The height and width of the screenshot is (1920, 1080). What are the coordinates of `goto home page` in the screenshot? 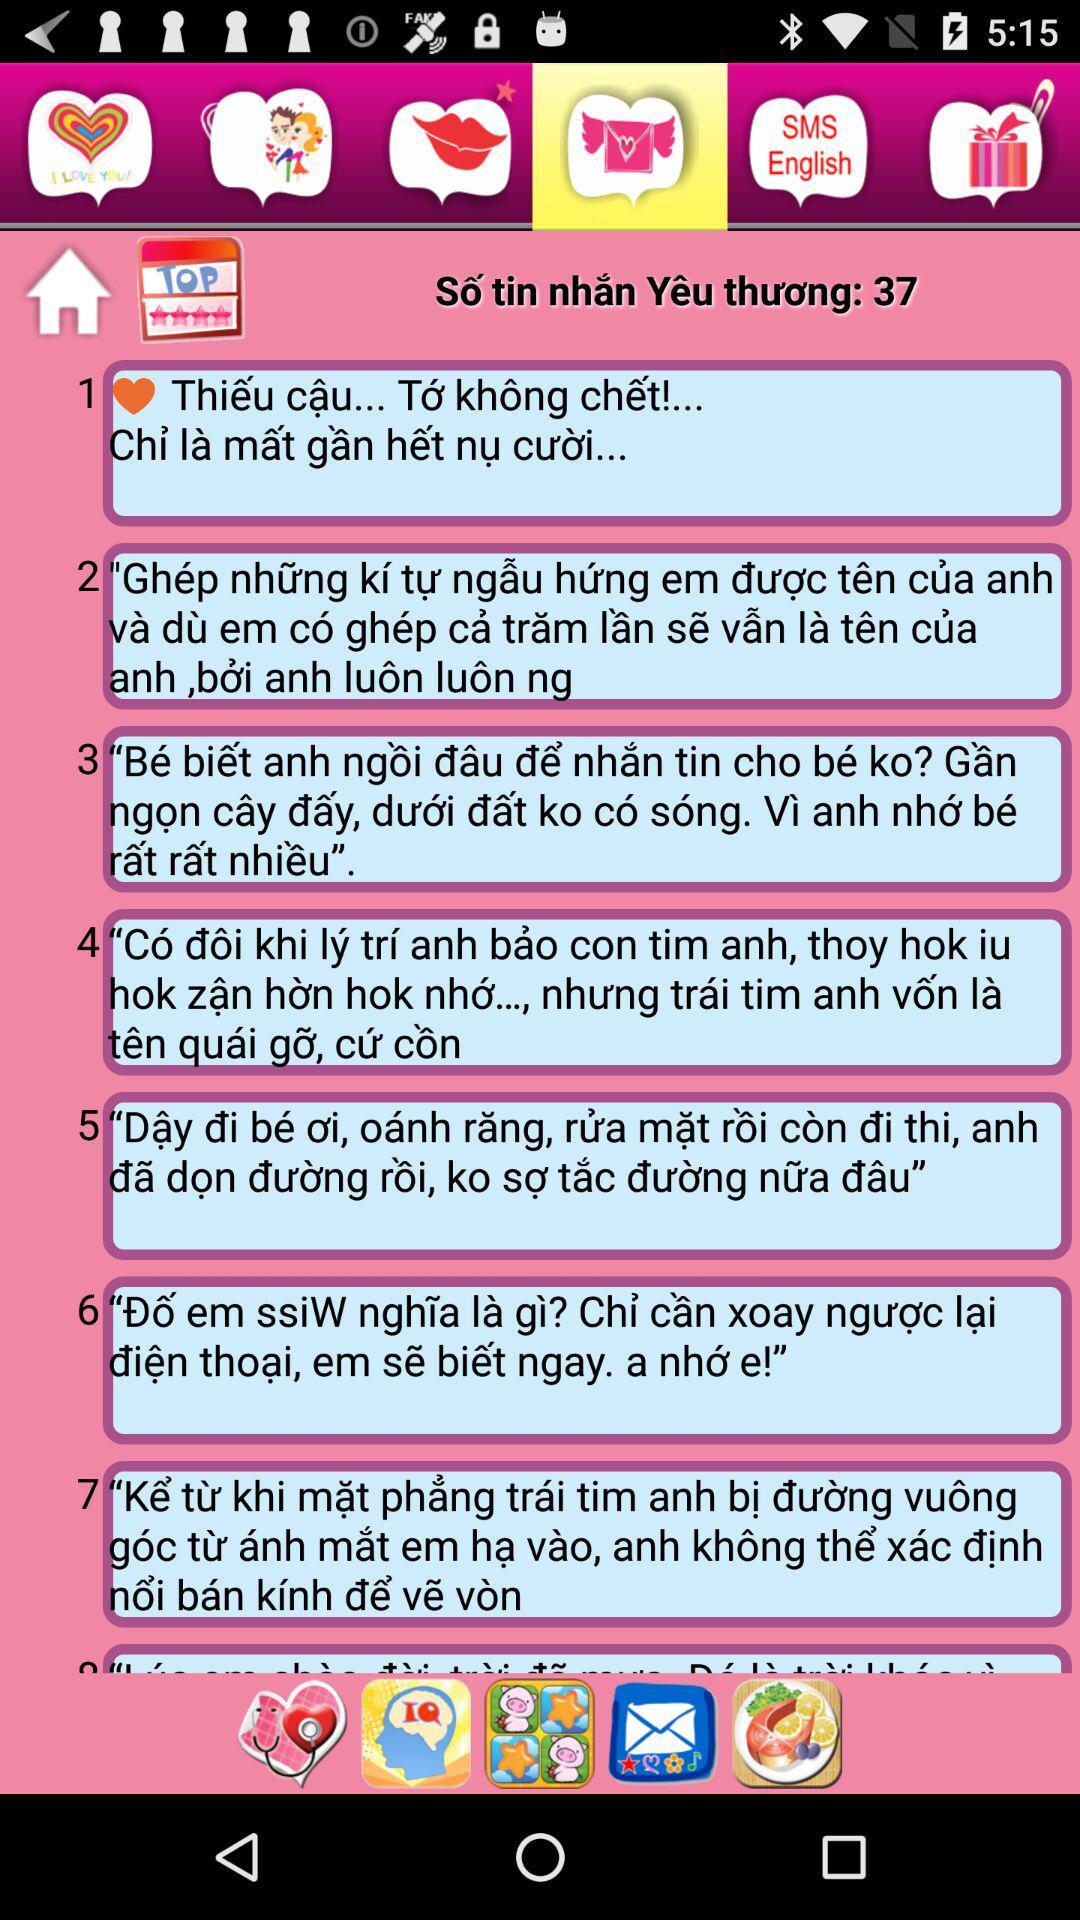 It's located at (67, 290).